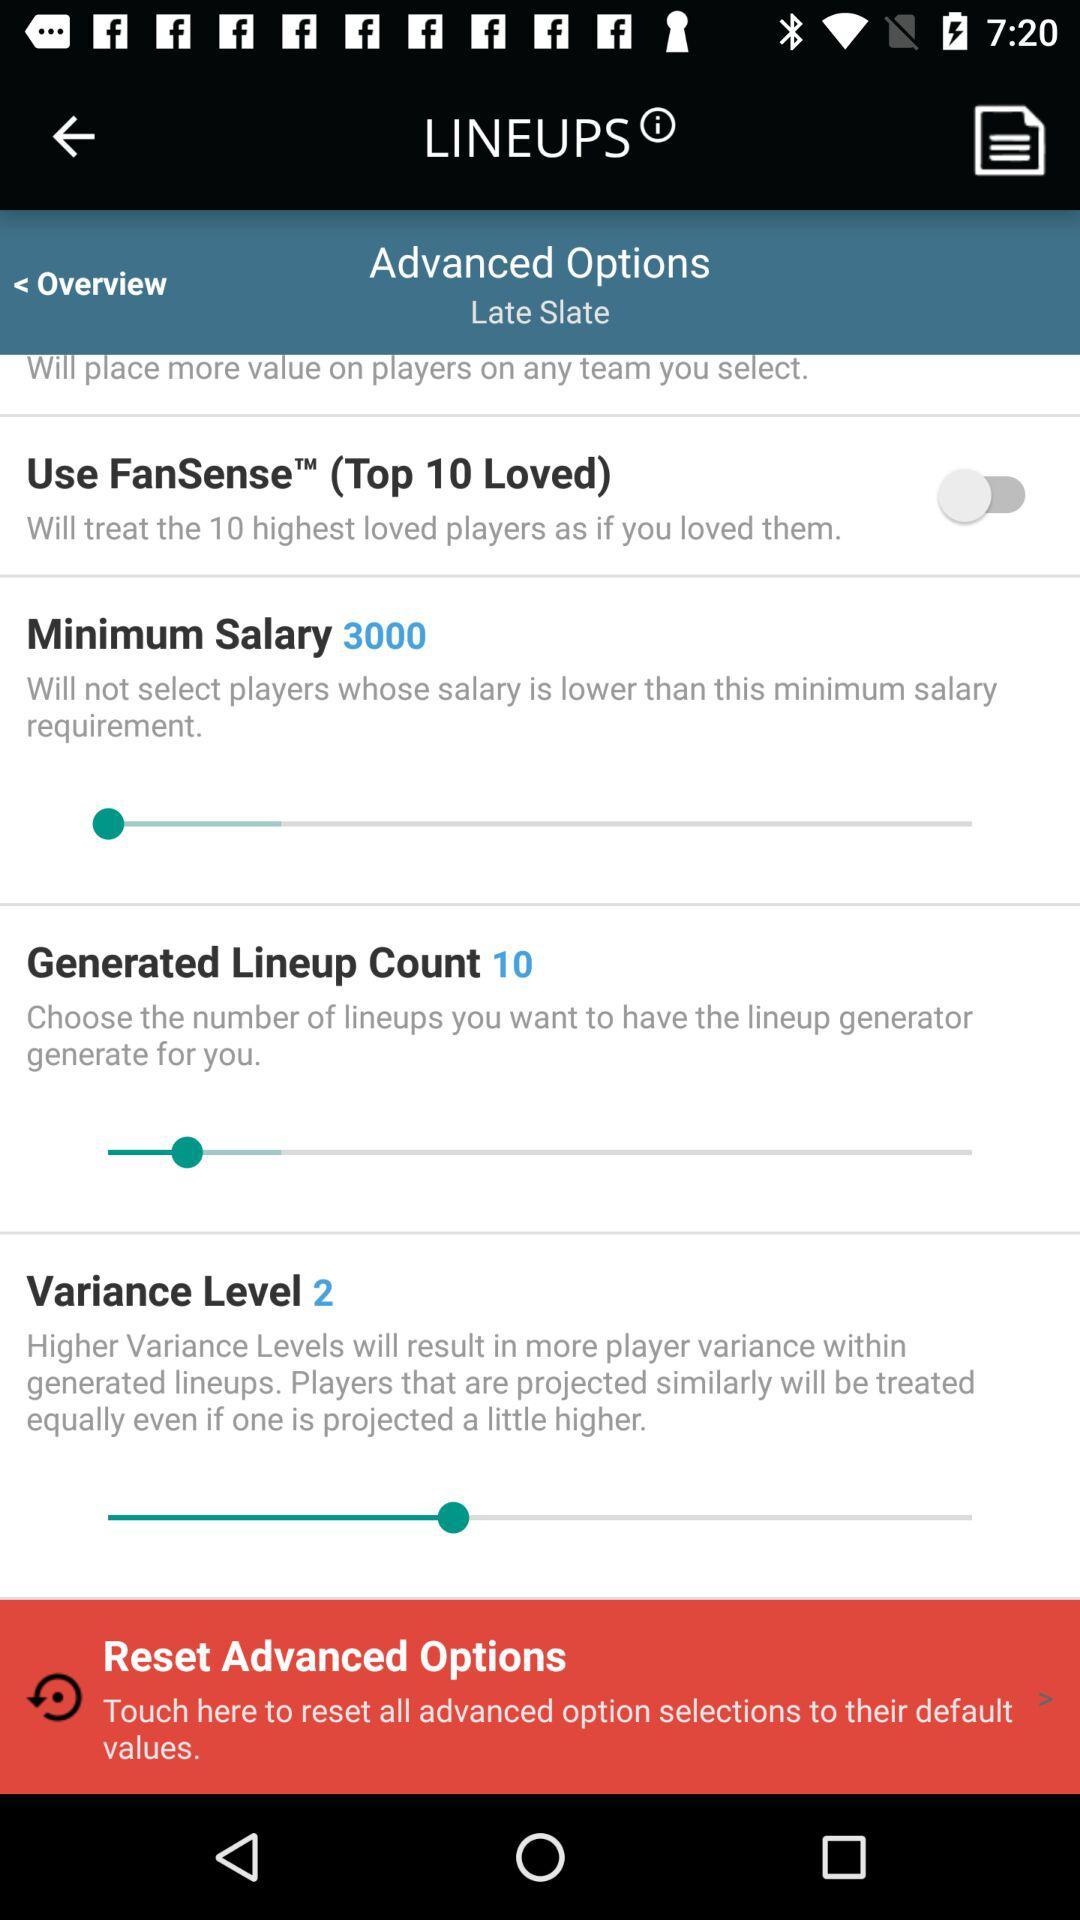 This screenshot has width=1080, height=1920. I want to click on the icon above will place more, so click(108, 281).